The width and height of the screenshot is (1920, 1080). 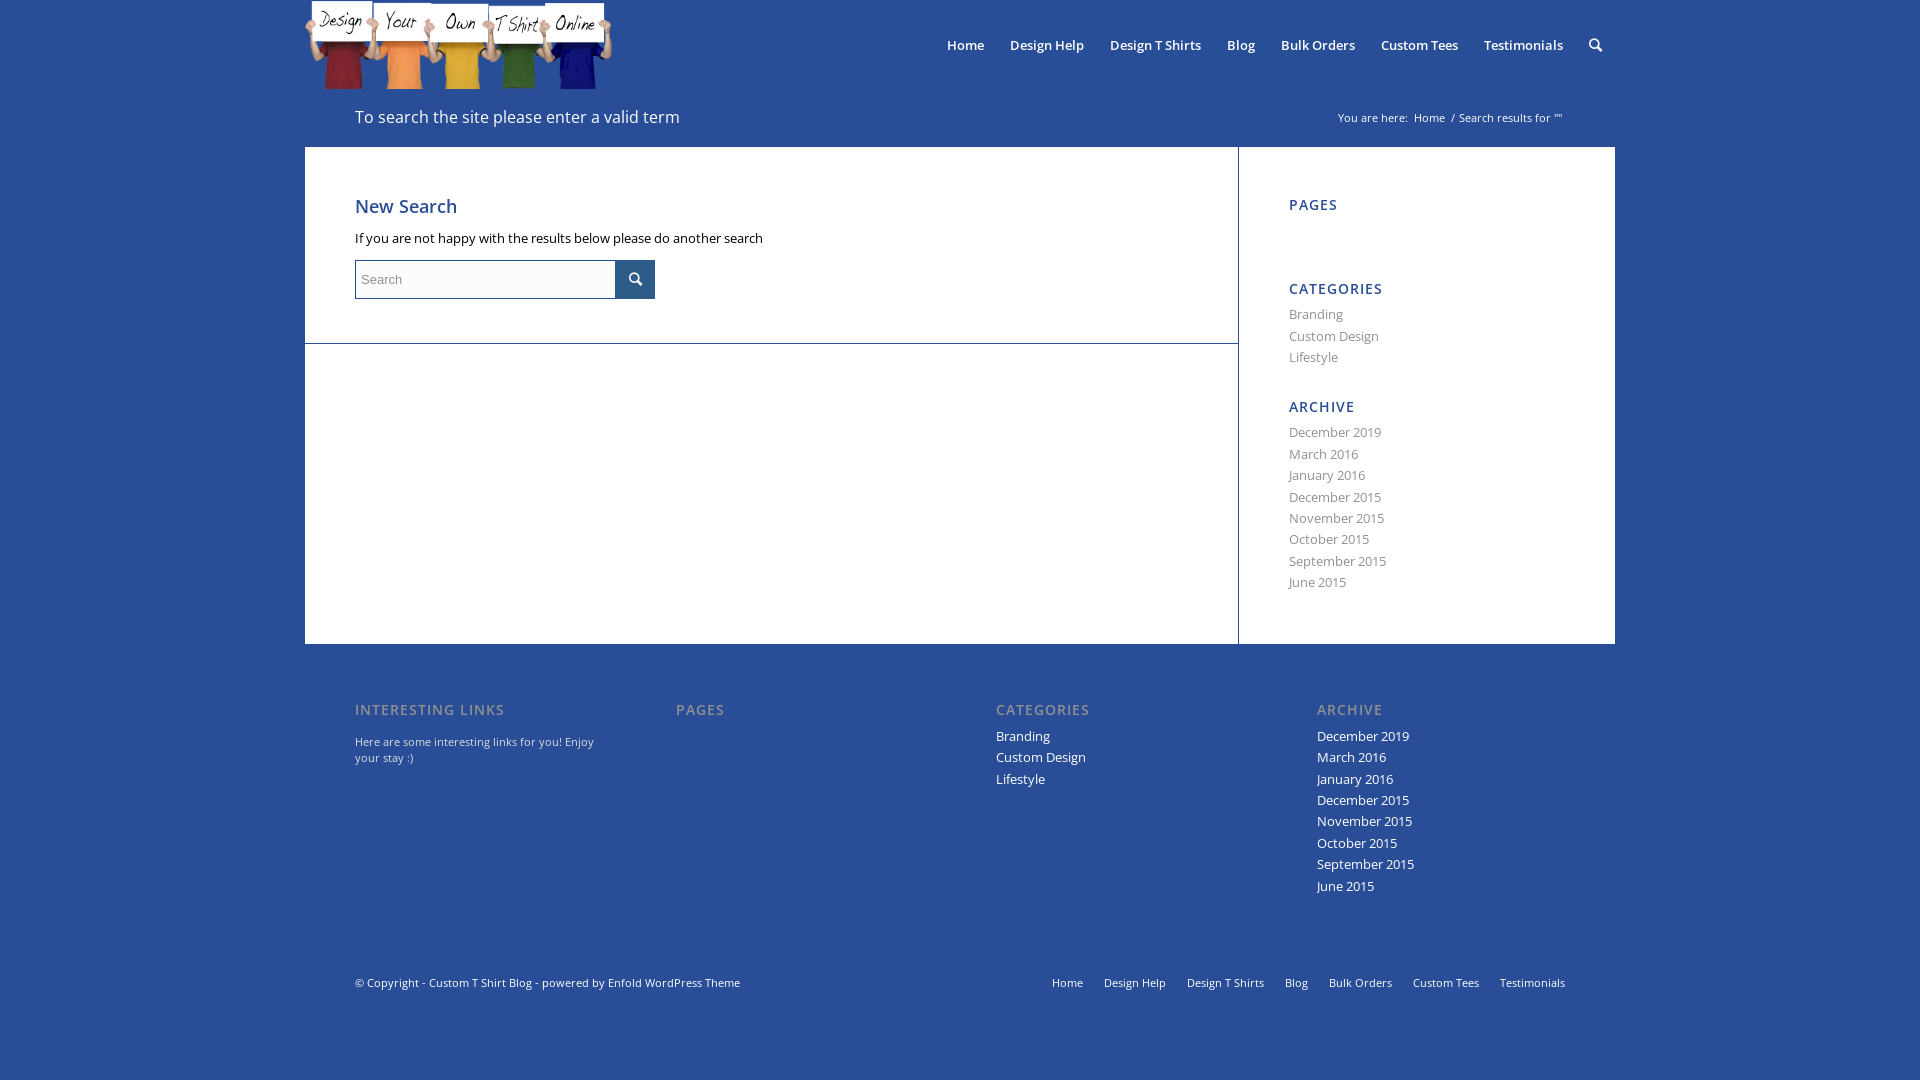 What do you see at coordinates (1360, 981) in the screenshot?
I see `'Bulk Orders'` at bounding box center [1360, 981].